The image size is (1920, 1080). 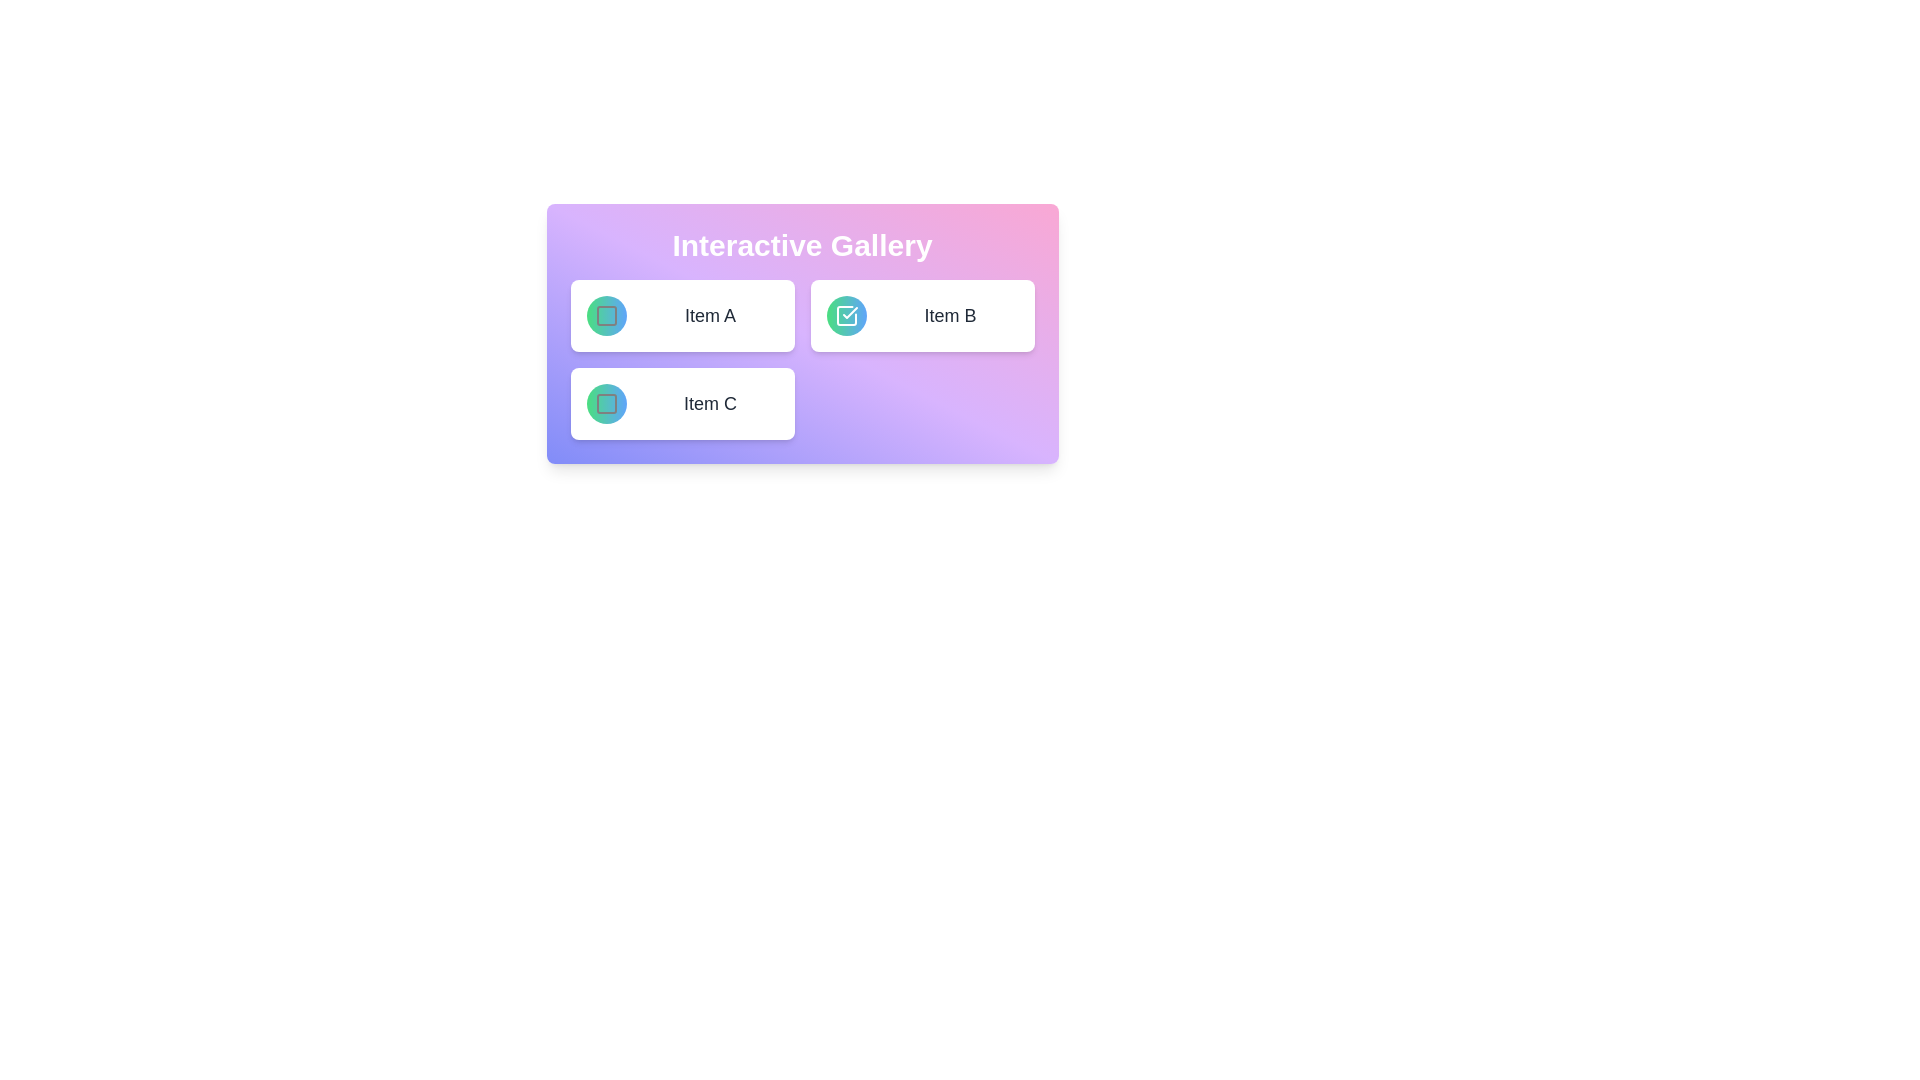 What do you see at coordinates (605, 315) in the screenshot?
I see `the decorative square-shaped icon with rounded corners associated with 'Item A' in the interactive gallery interface` at bounding box center [605, 315].